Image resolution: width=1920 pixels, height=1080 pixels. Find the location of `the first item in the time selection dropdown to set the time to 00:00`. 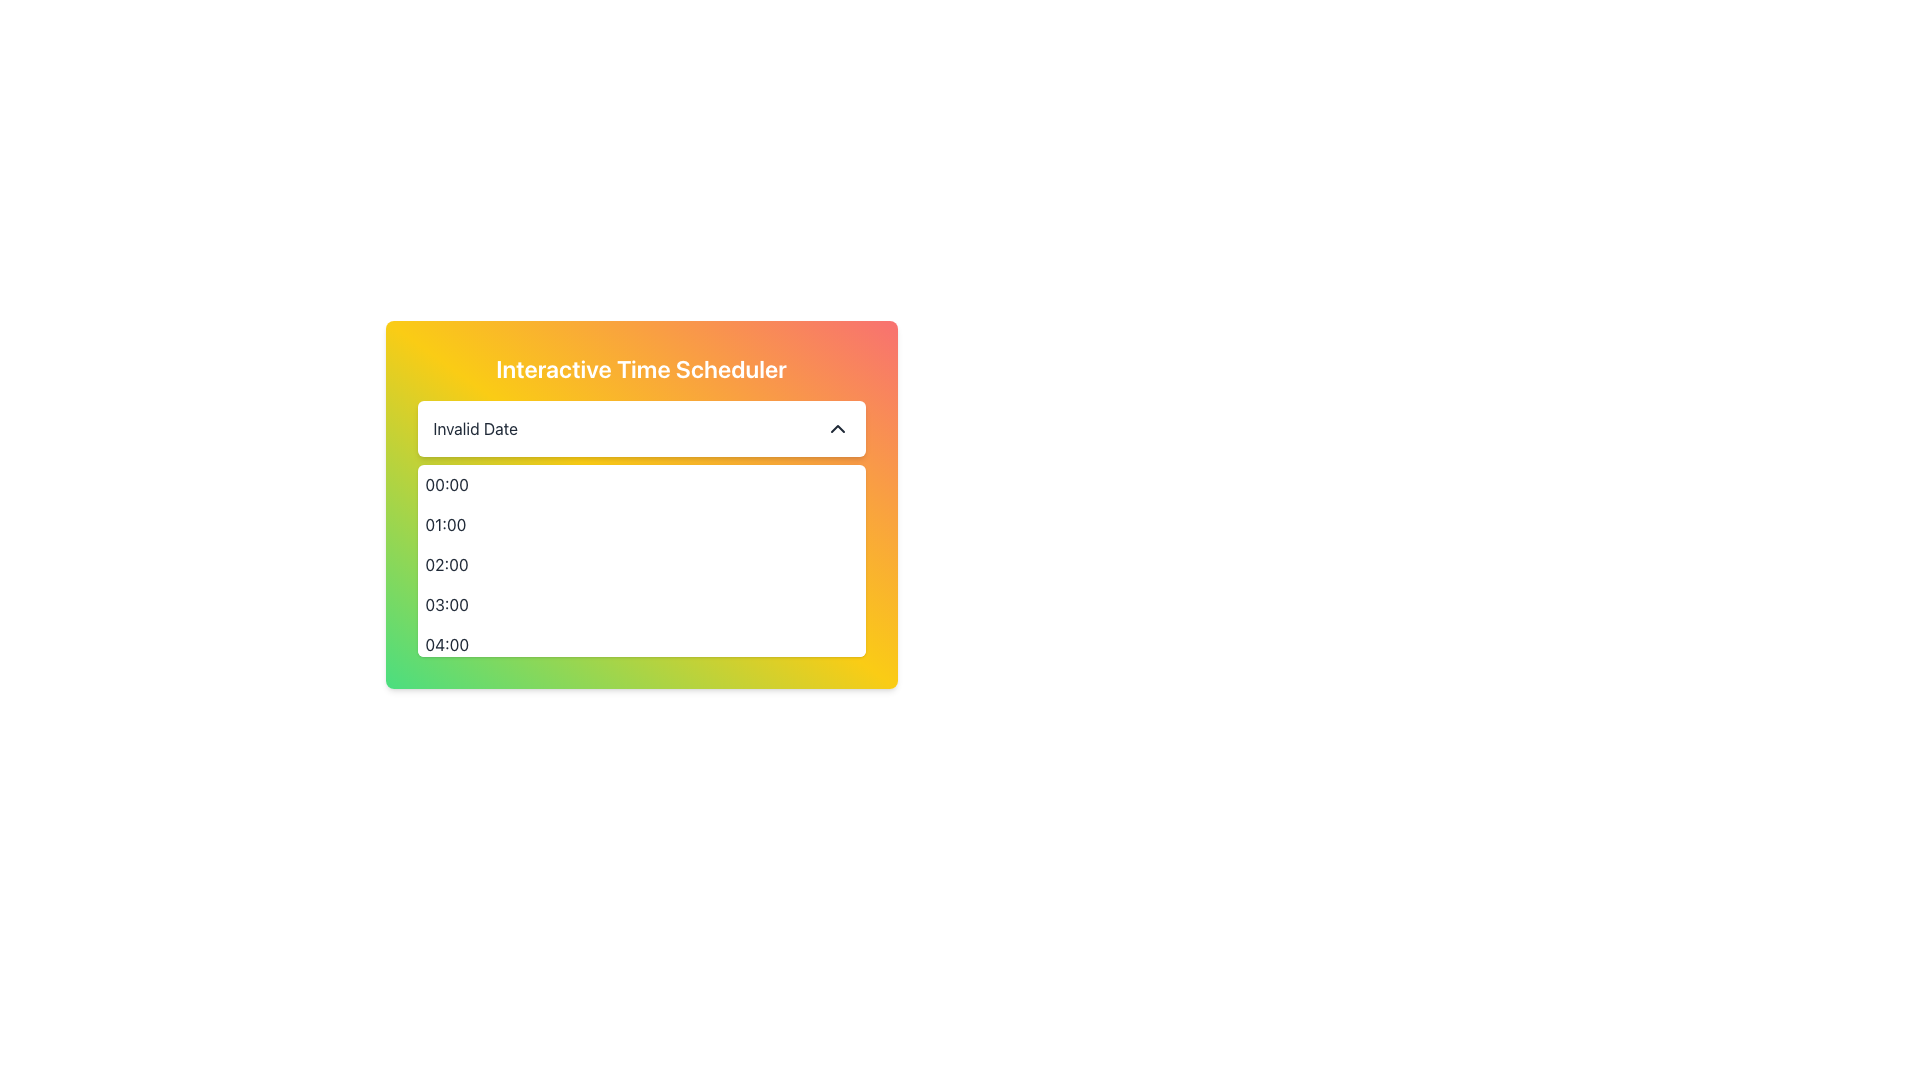

the first item in the time selection dropdown to set the time to 00:00 is located at coordinates (641, 485).